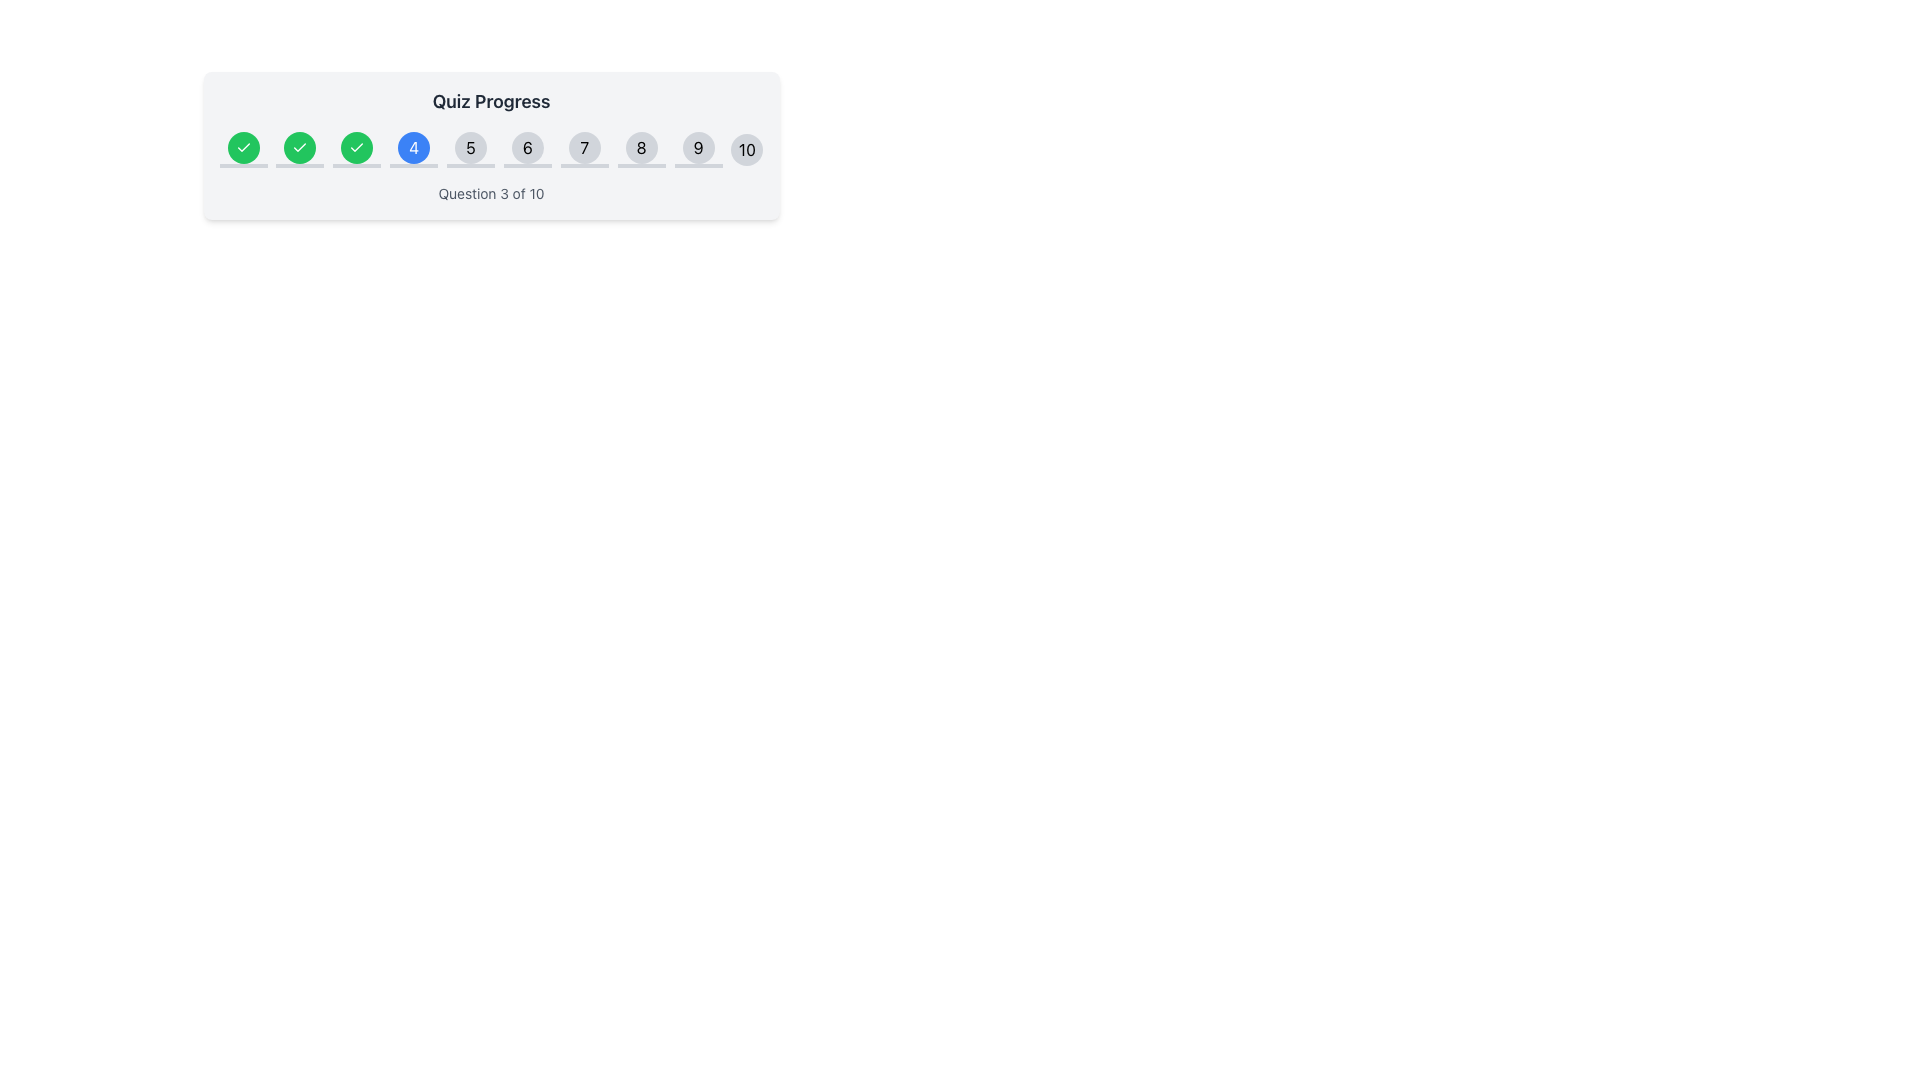  I want to click on the third green decorative progress icon in the quiz progress tracker to indicate that this step has been completed successfully, so click(357, 149).